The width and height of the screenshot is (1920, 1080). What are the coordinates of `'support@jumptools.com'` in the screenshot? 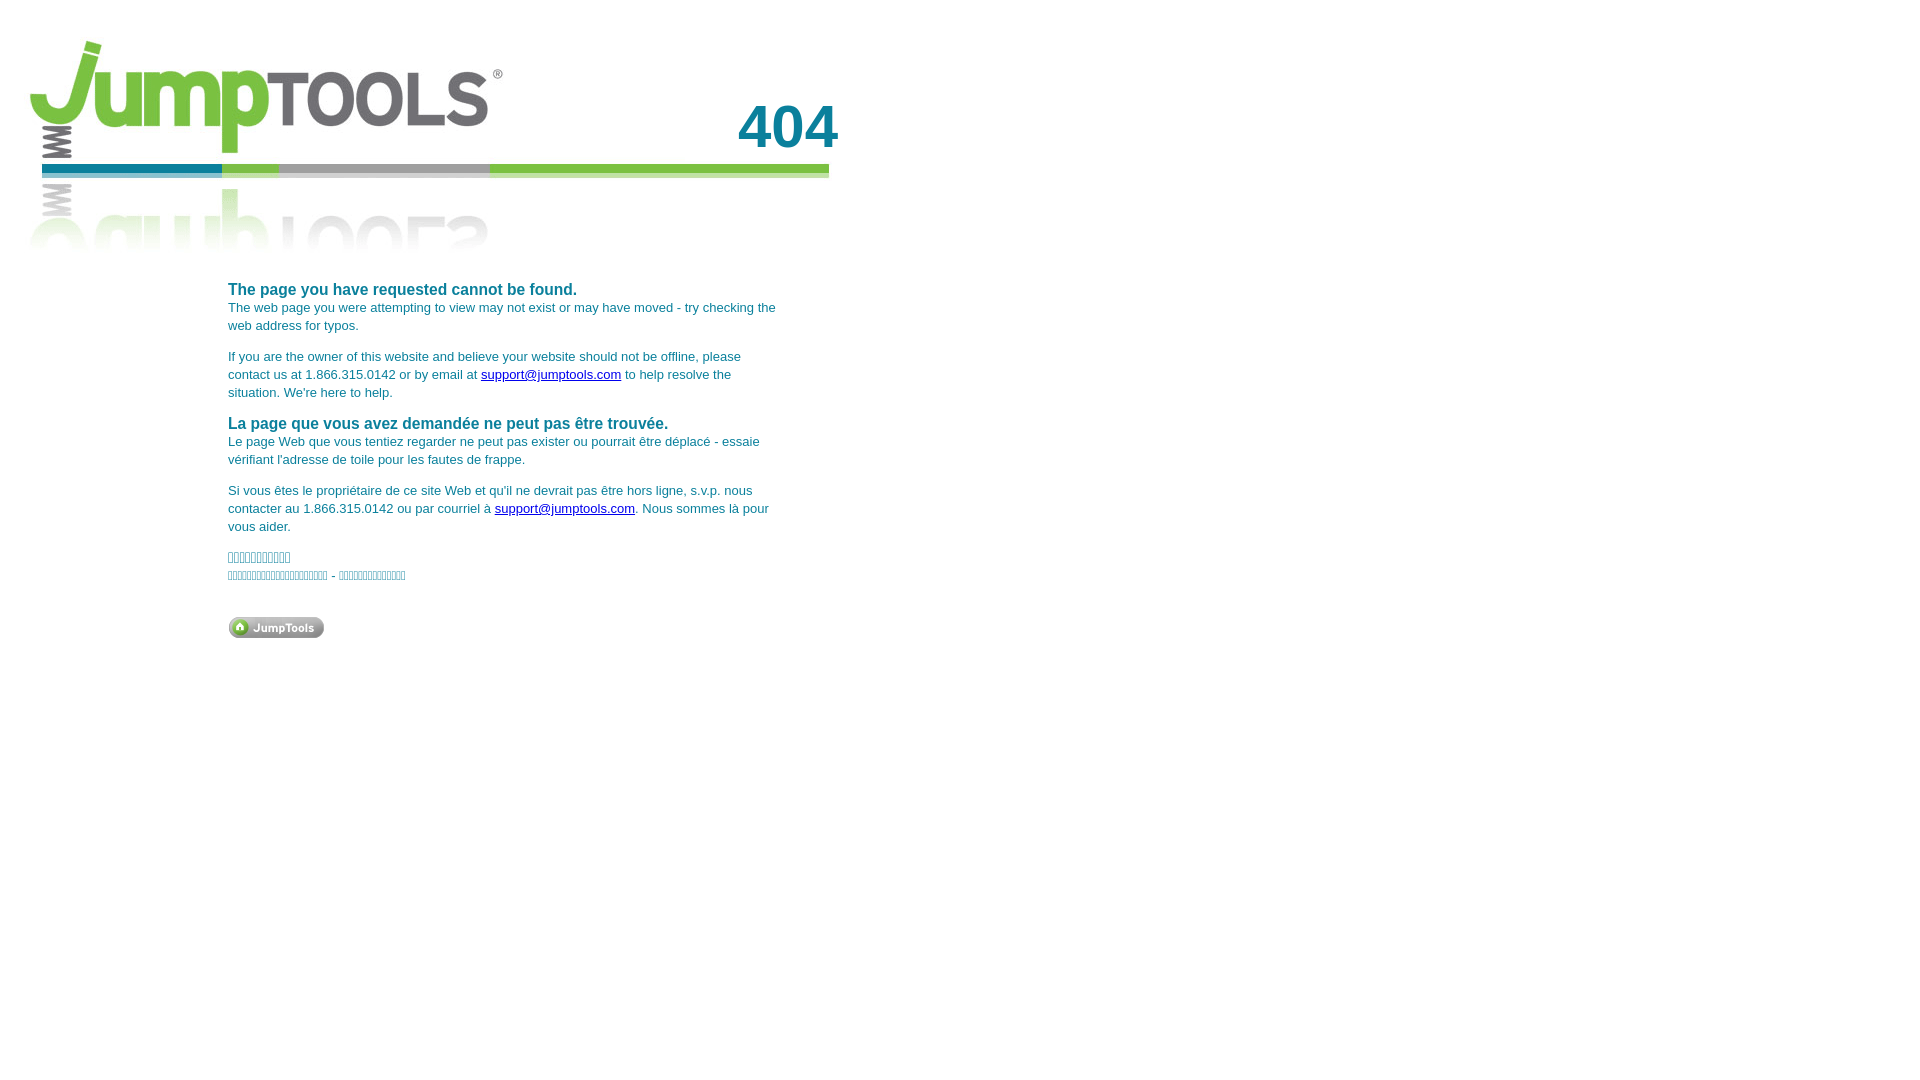 It's located at (564, 507).